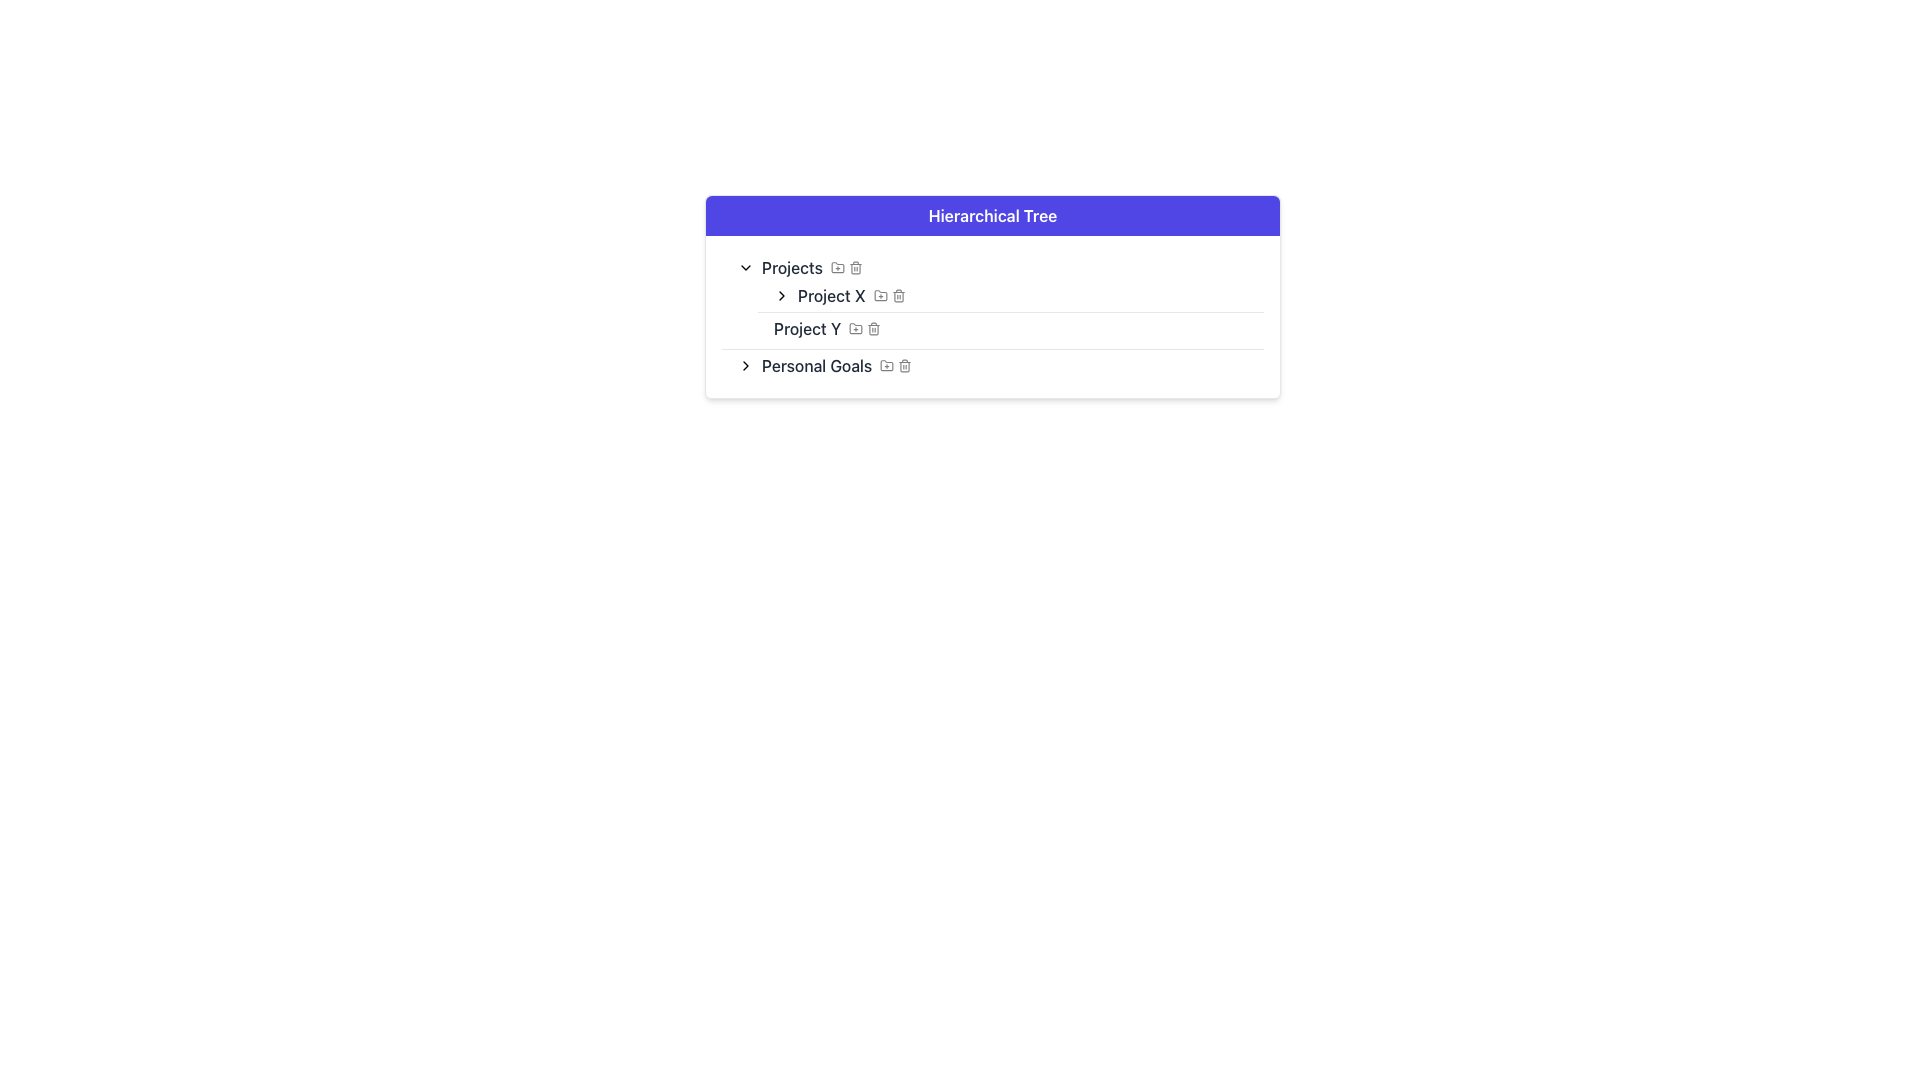 The height and width of the screenshot is (1080, 1920). Describe the element at coordinates (744, 366) in the screenshot. I see `the chevron icon located to the left of the 'Personal Goals' text` at that location.